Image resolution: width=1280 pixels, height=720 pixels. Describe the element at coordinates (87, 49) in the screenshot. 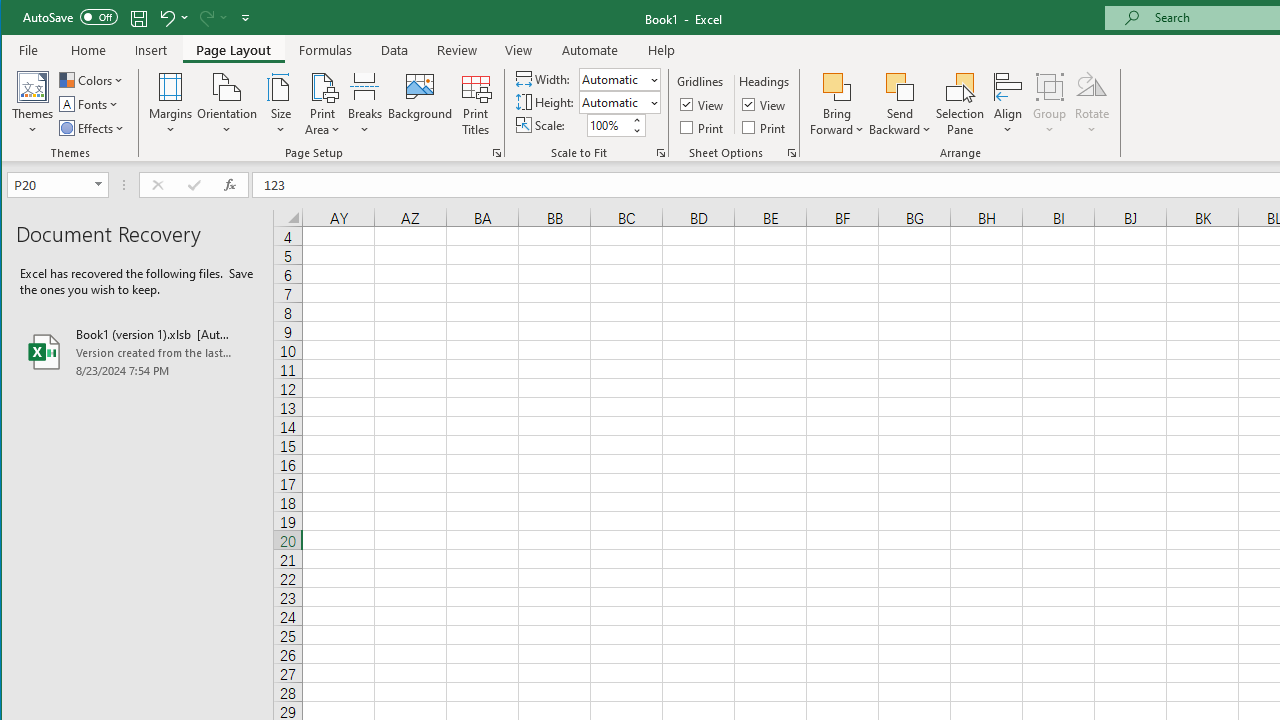

I see `'Home'` at that location.